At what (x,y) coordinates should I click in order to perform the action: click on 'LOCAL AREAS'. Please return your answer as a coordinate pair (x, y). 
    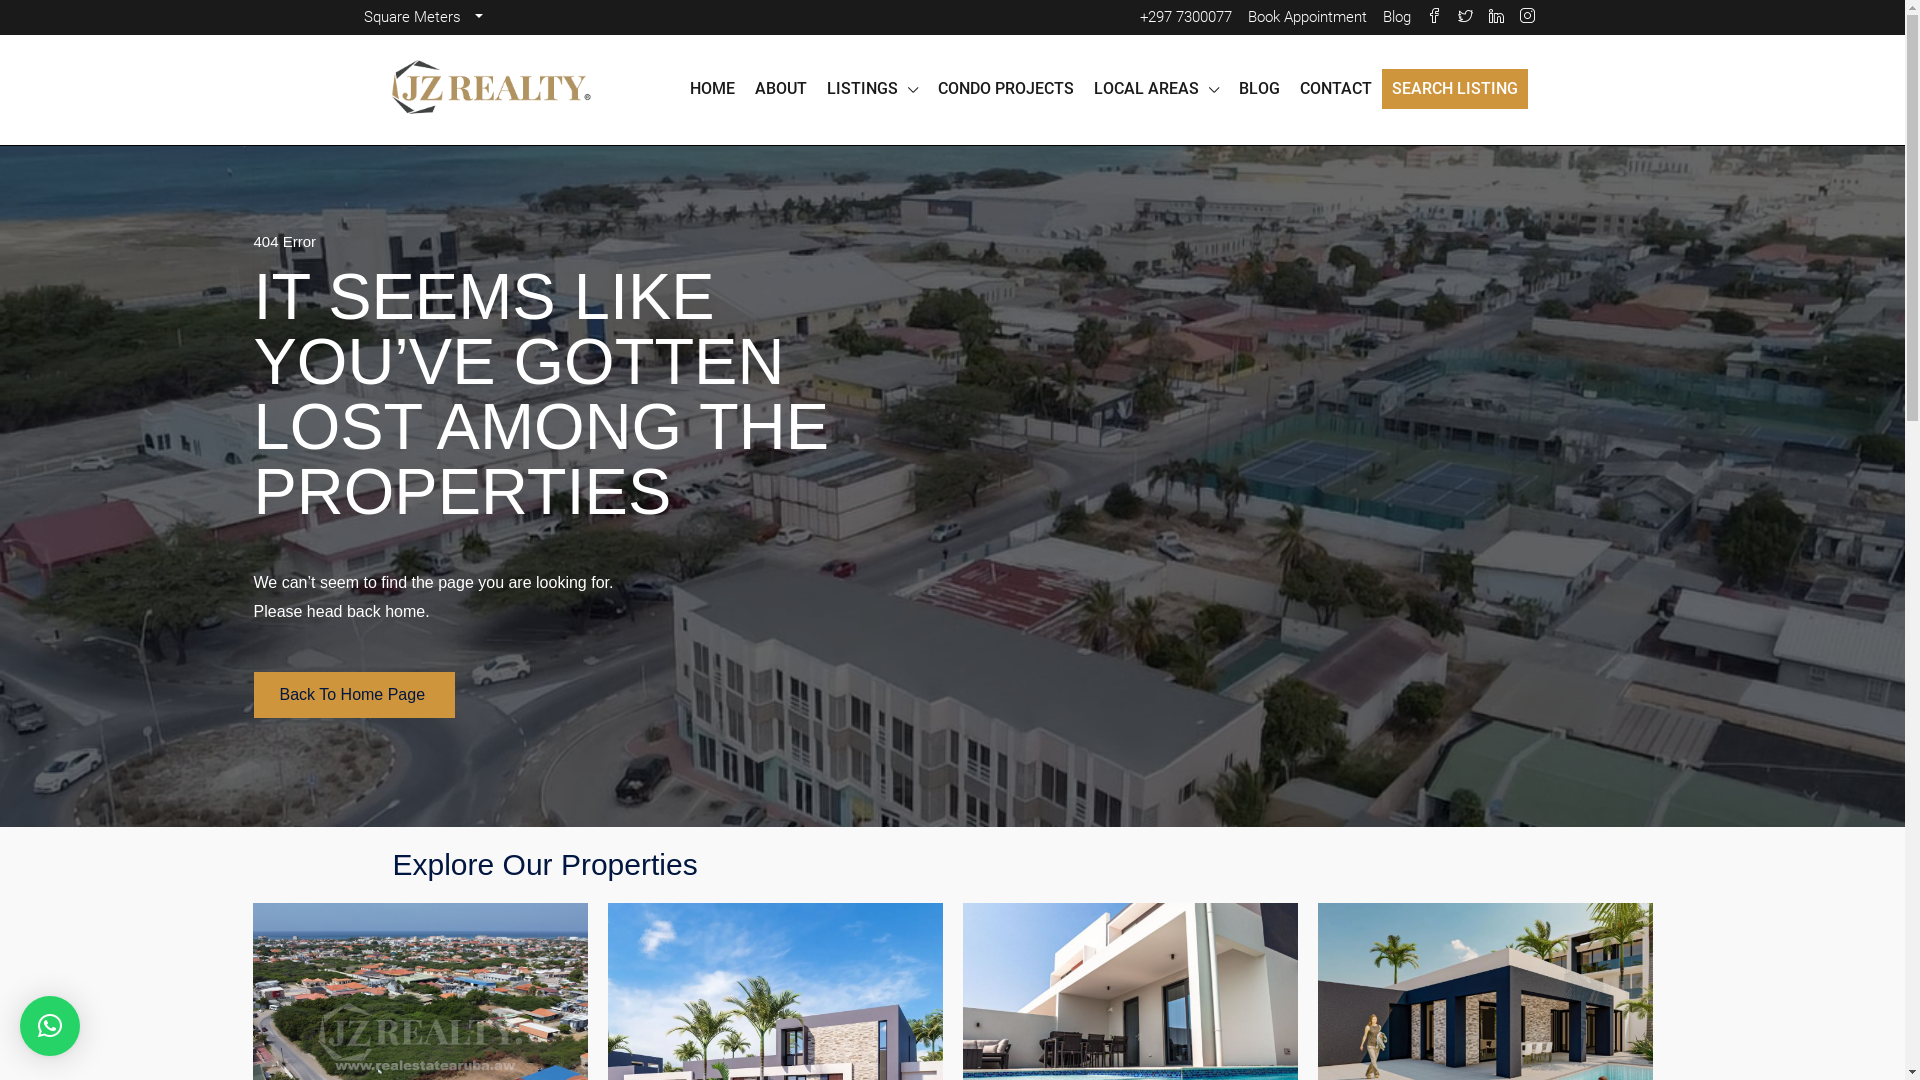
    Looking at the image, I should click on (1083, 88).